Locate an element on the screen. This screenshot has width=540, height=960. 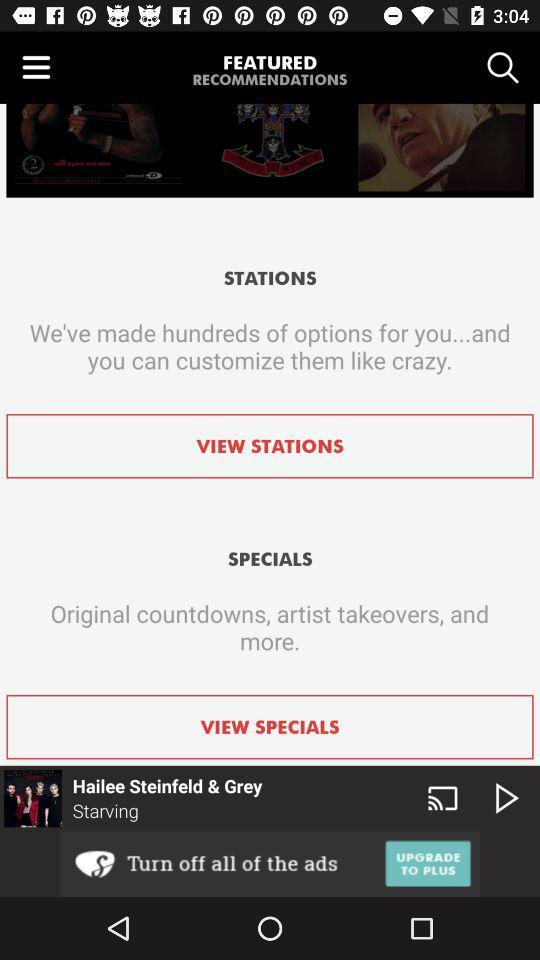
the play icon is located at coordinates (507, 798).